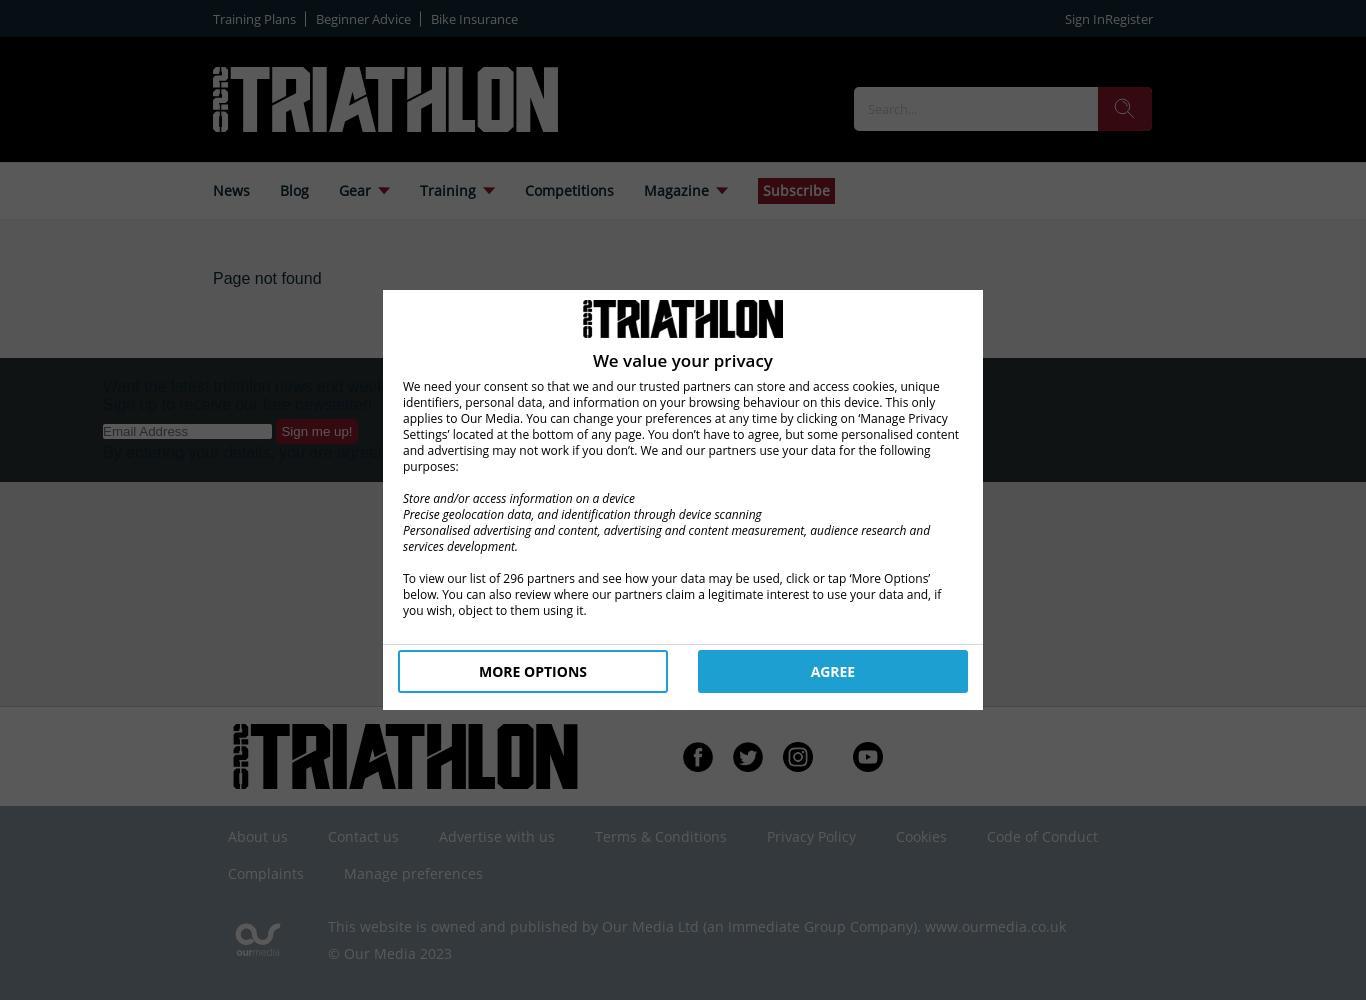 Image resolution: width=1366 pixels, height=1000 pixels. I want to click on 'Blog', so click(294, 189).